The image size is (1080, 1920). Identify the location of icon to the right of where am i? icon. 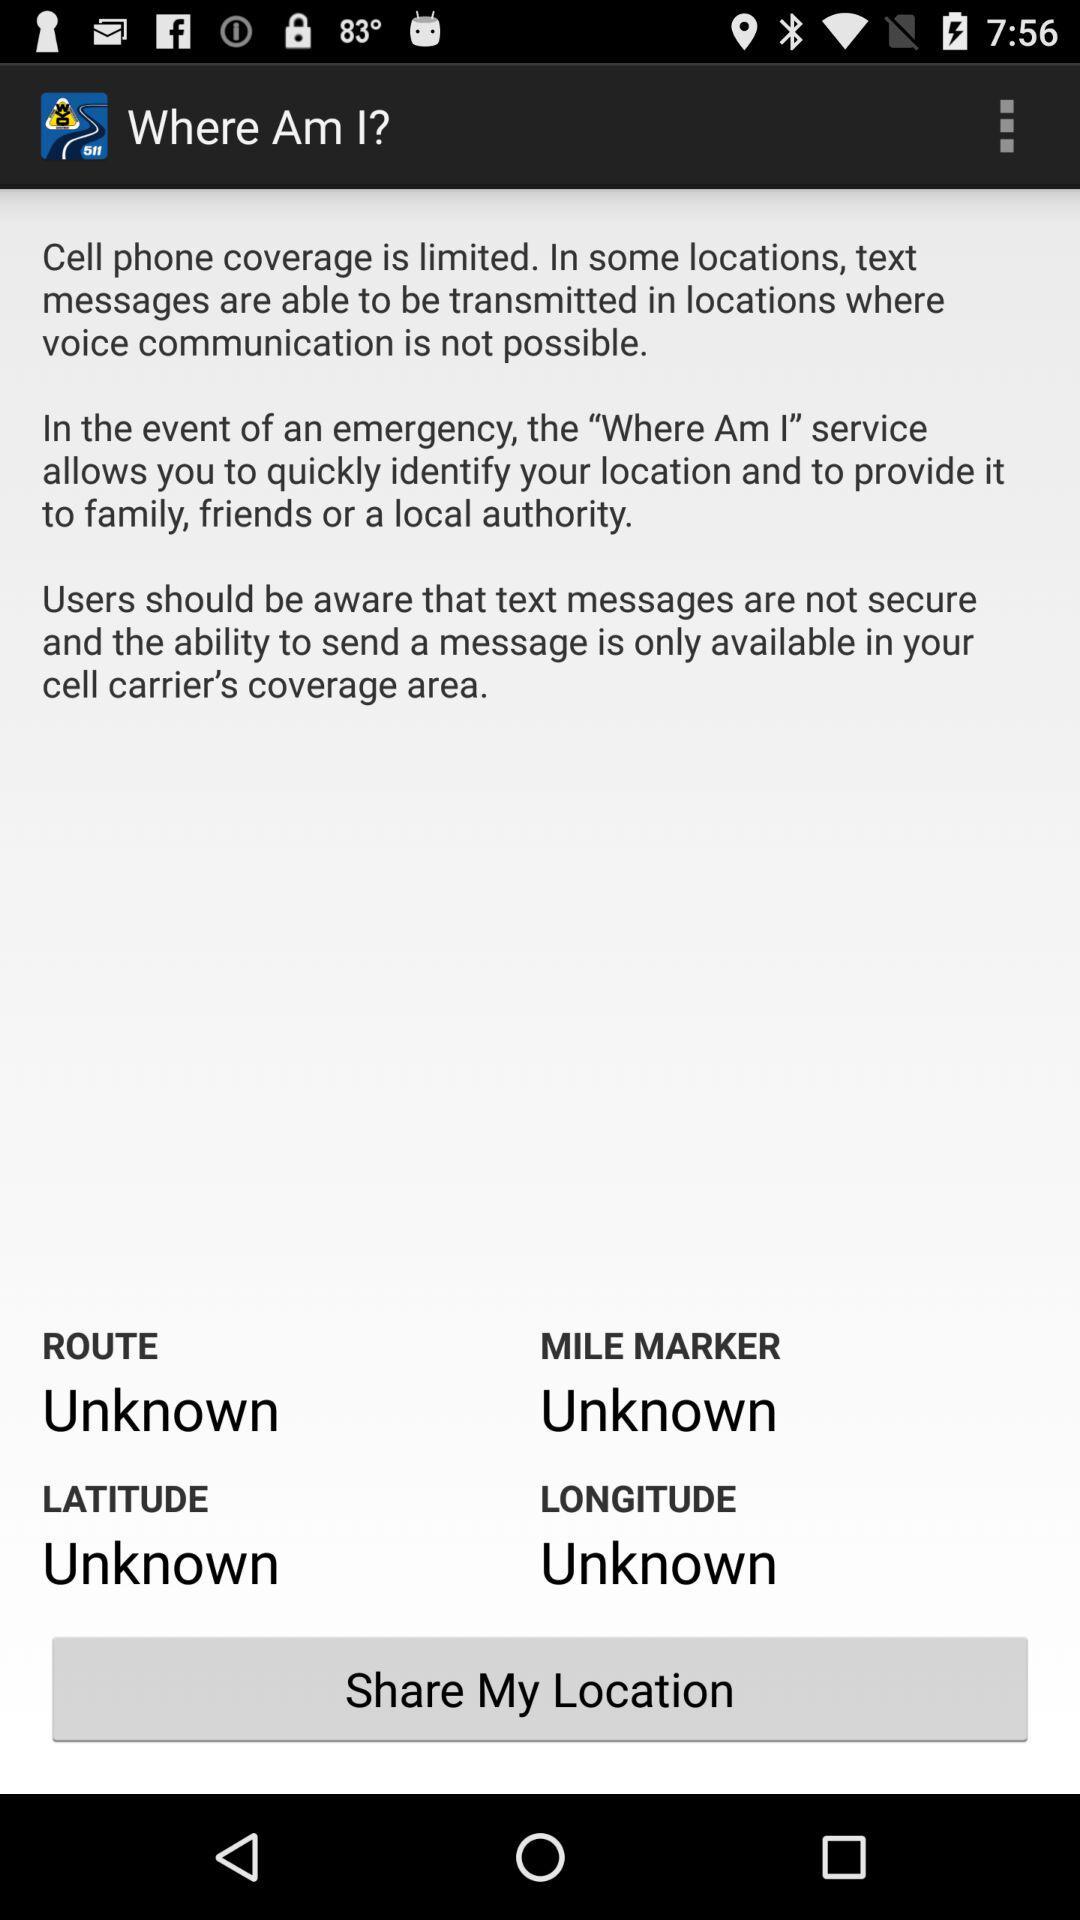
(1006, 124).